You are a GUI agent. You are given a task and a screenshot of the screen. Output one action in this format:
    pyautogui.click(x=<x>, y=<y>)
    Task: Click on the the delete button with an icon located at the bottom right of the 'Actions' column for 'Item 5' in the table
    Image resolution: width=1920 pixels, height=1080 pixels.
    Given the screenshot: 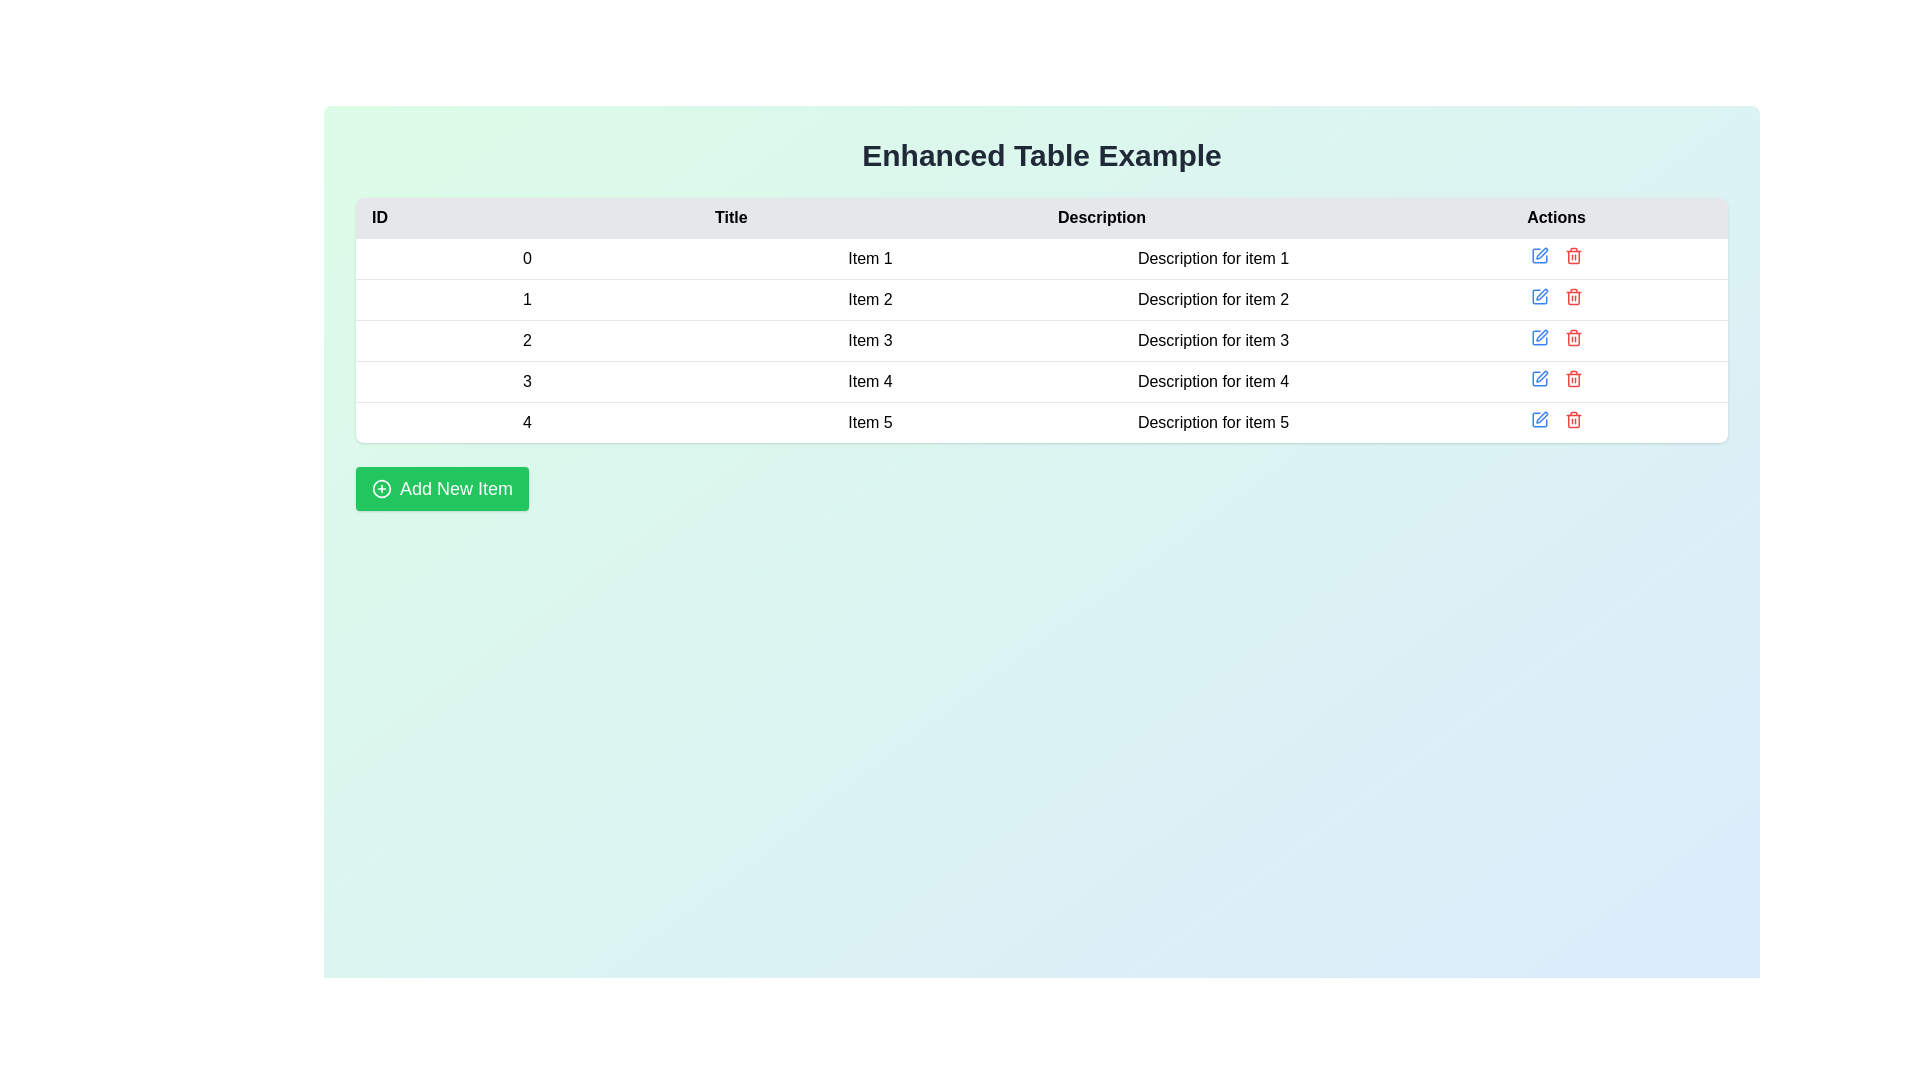 What is the action you would take?
    pyautogui.click(x=1572, y=419)
    